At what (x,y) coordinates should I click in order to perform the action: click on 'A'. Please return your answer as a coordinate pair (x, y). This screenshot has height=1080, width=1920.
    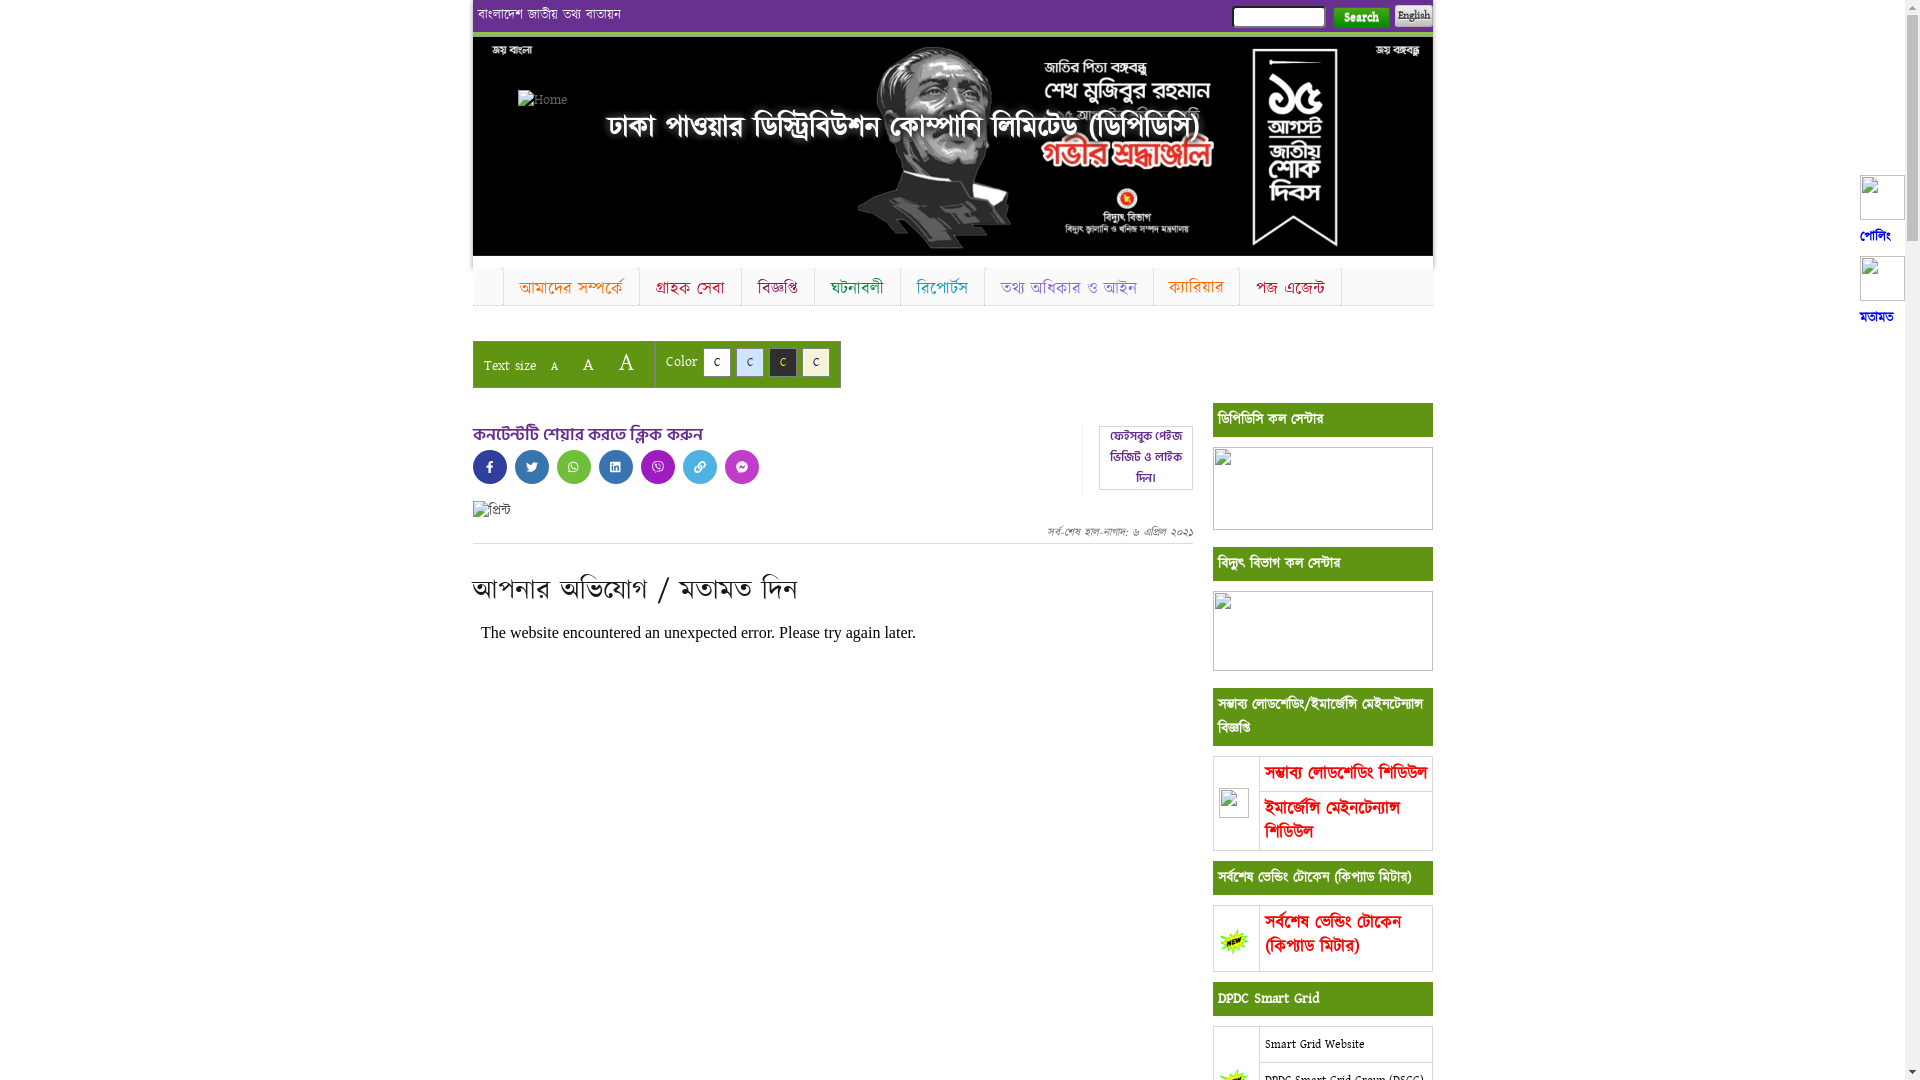
    Looking at the image, I should click on (553, 366).